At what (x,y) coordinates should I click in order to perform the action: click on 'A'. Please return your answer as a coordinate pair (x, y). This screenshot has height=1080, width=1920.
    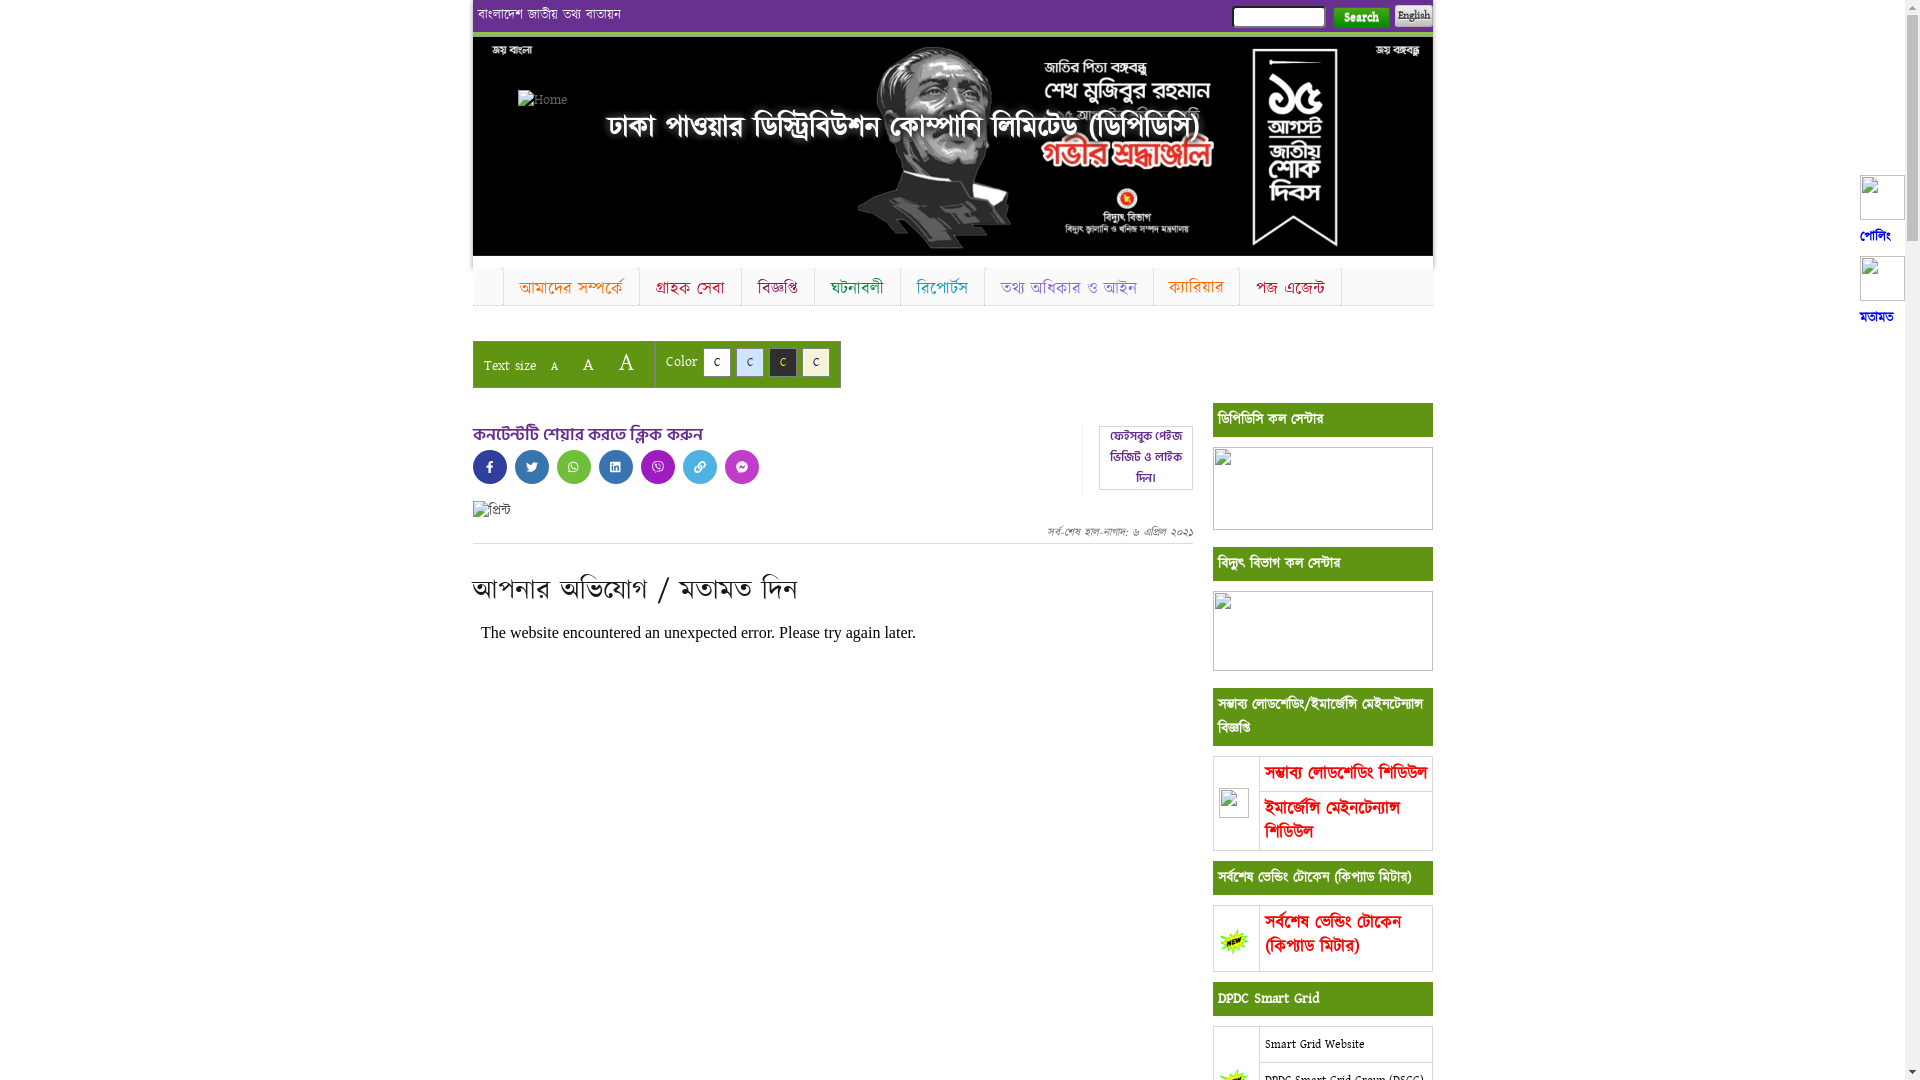
    Looking at the image, I should click on (553, 366).